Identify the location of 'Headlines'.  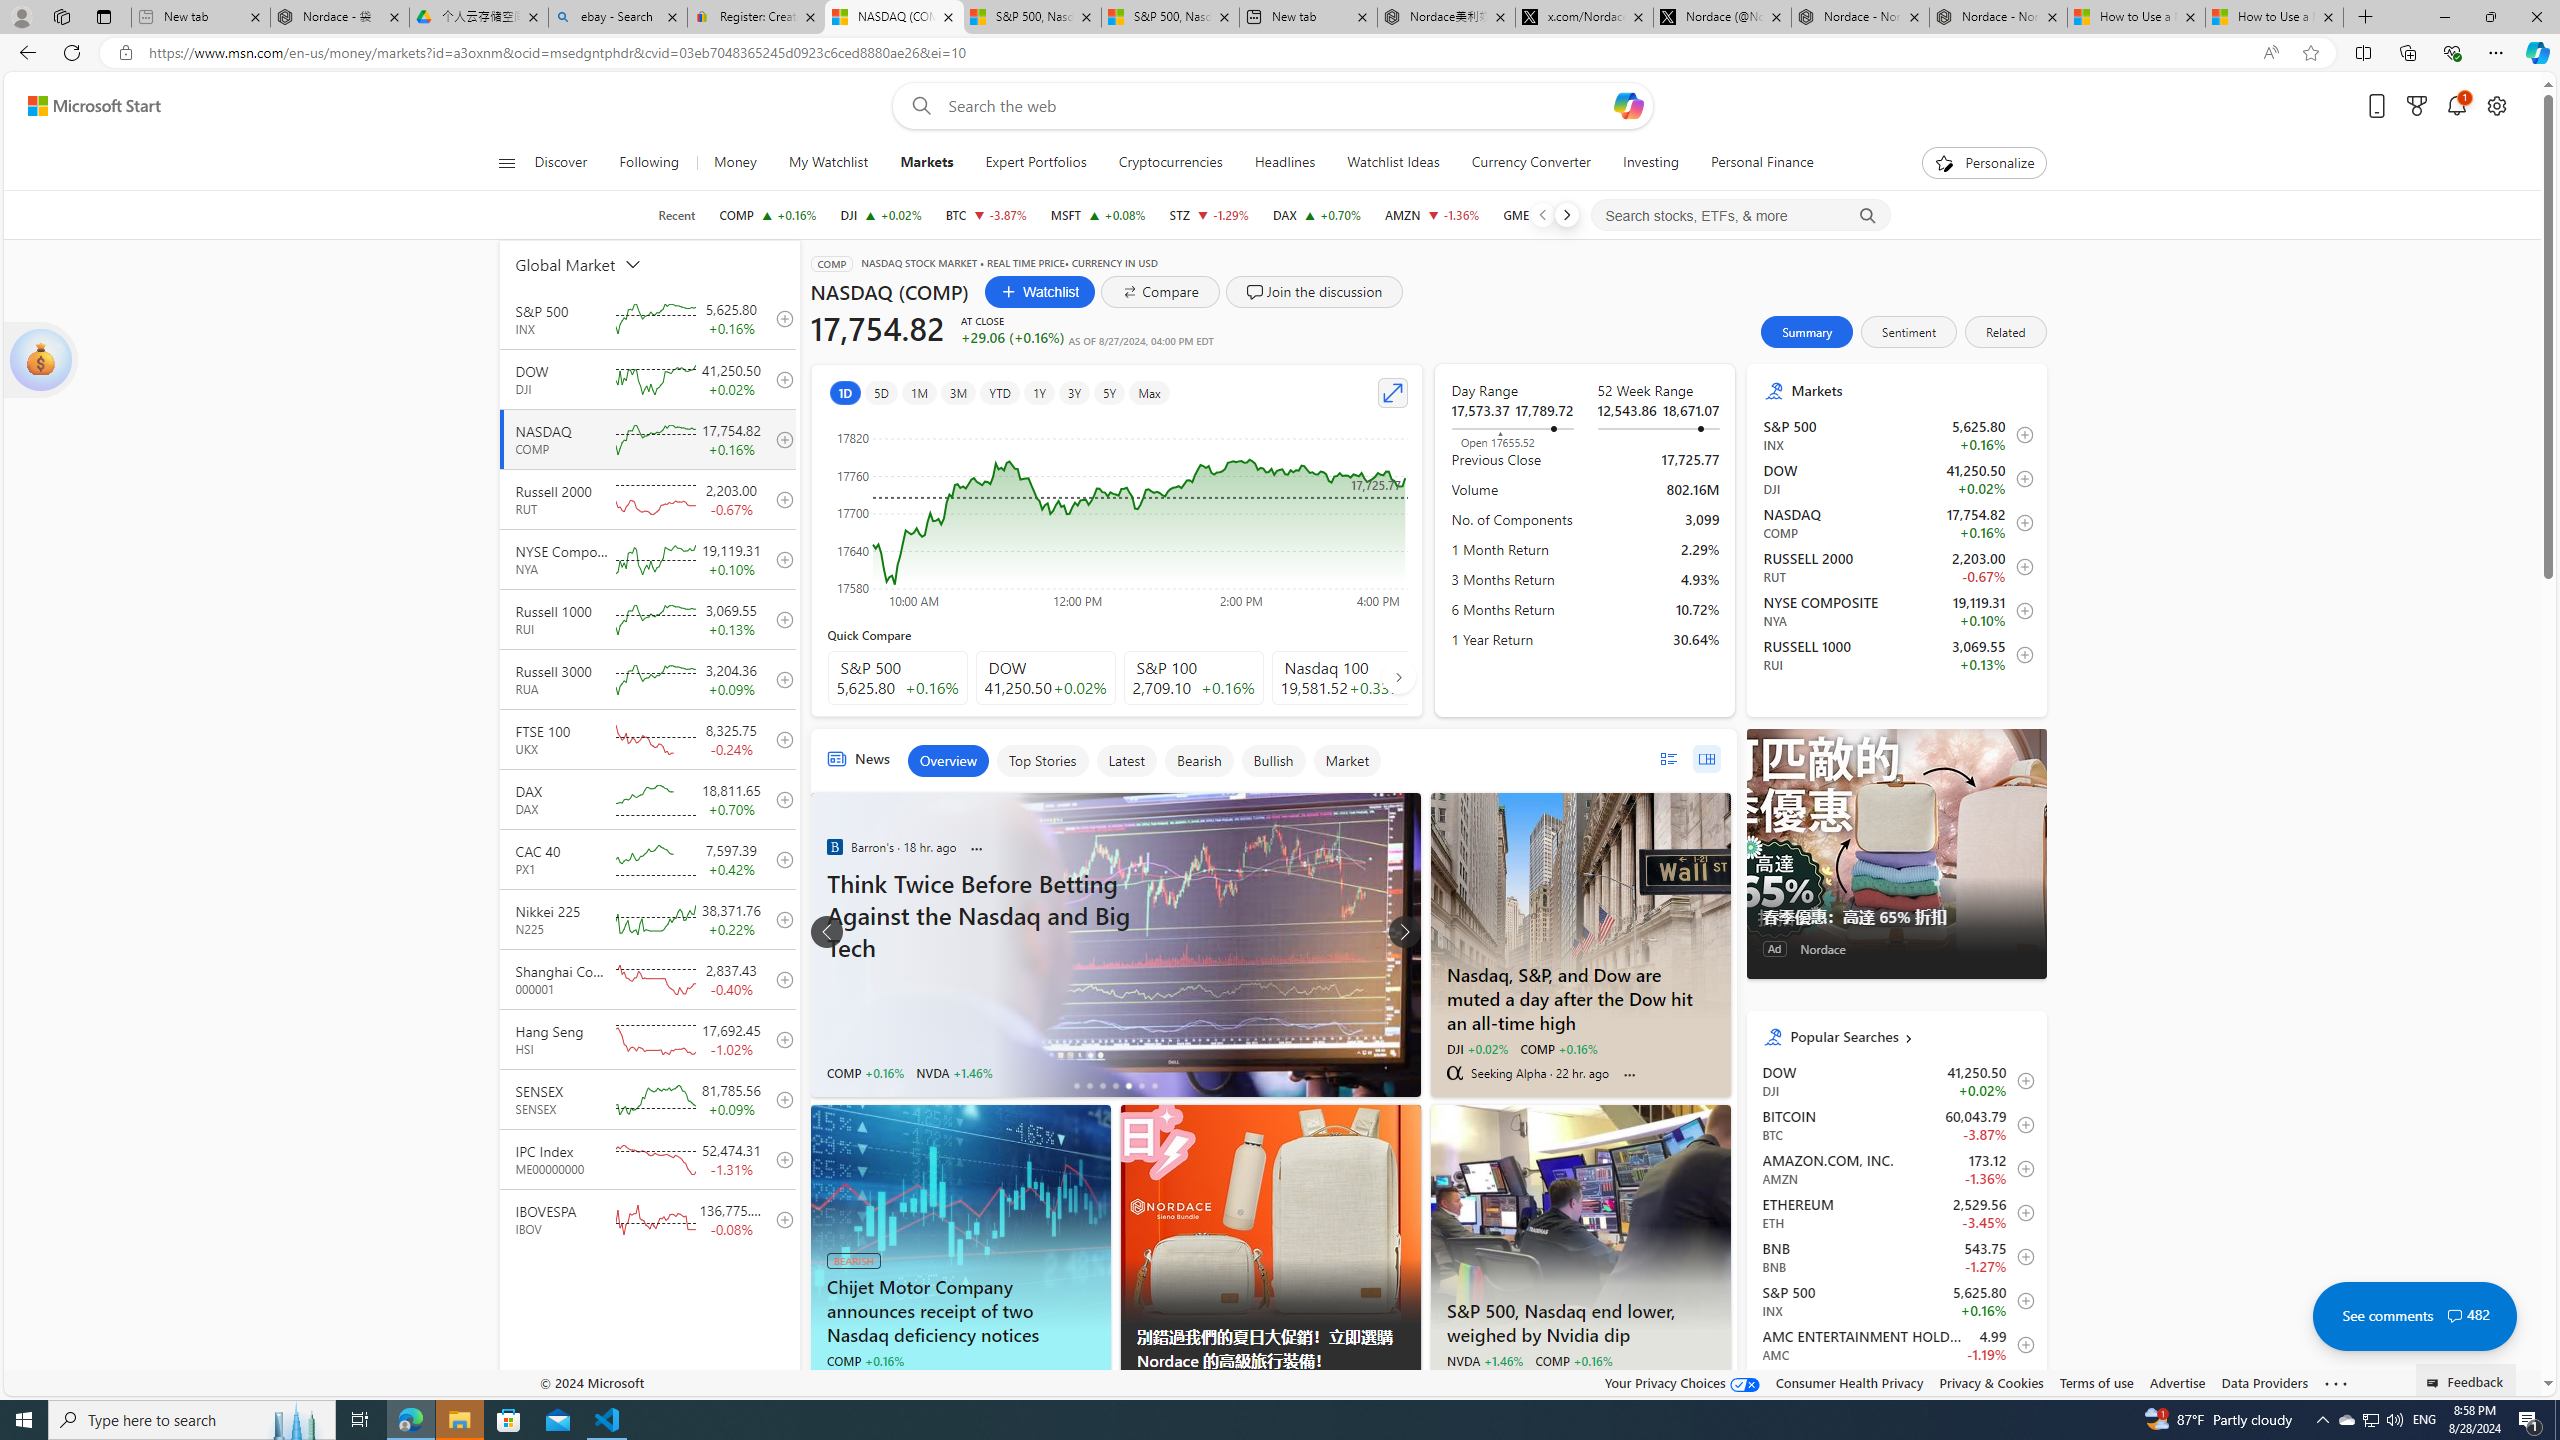
(1284, 162).